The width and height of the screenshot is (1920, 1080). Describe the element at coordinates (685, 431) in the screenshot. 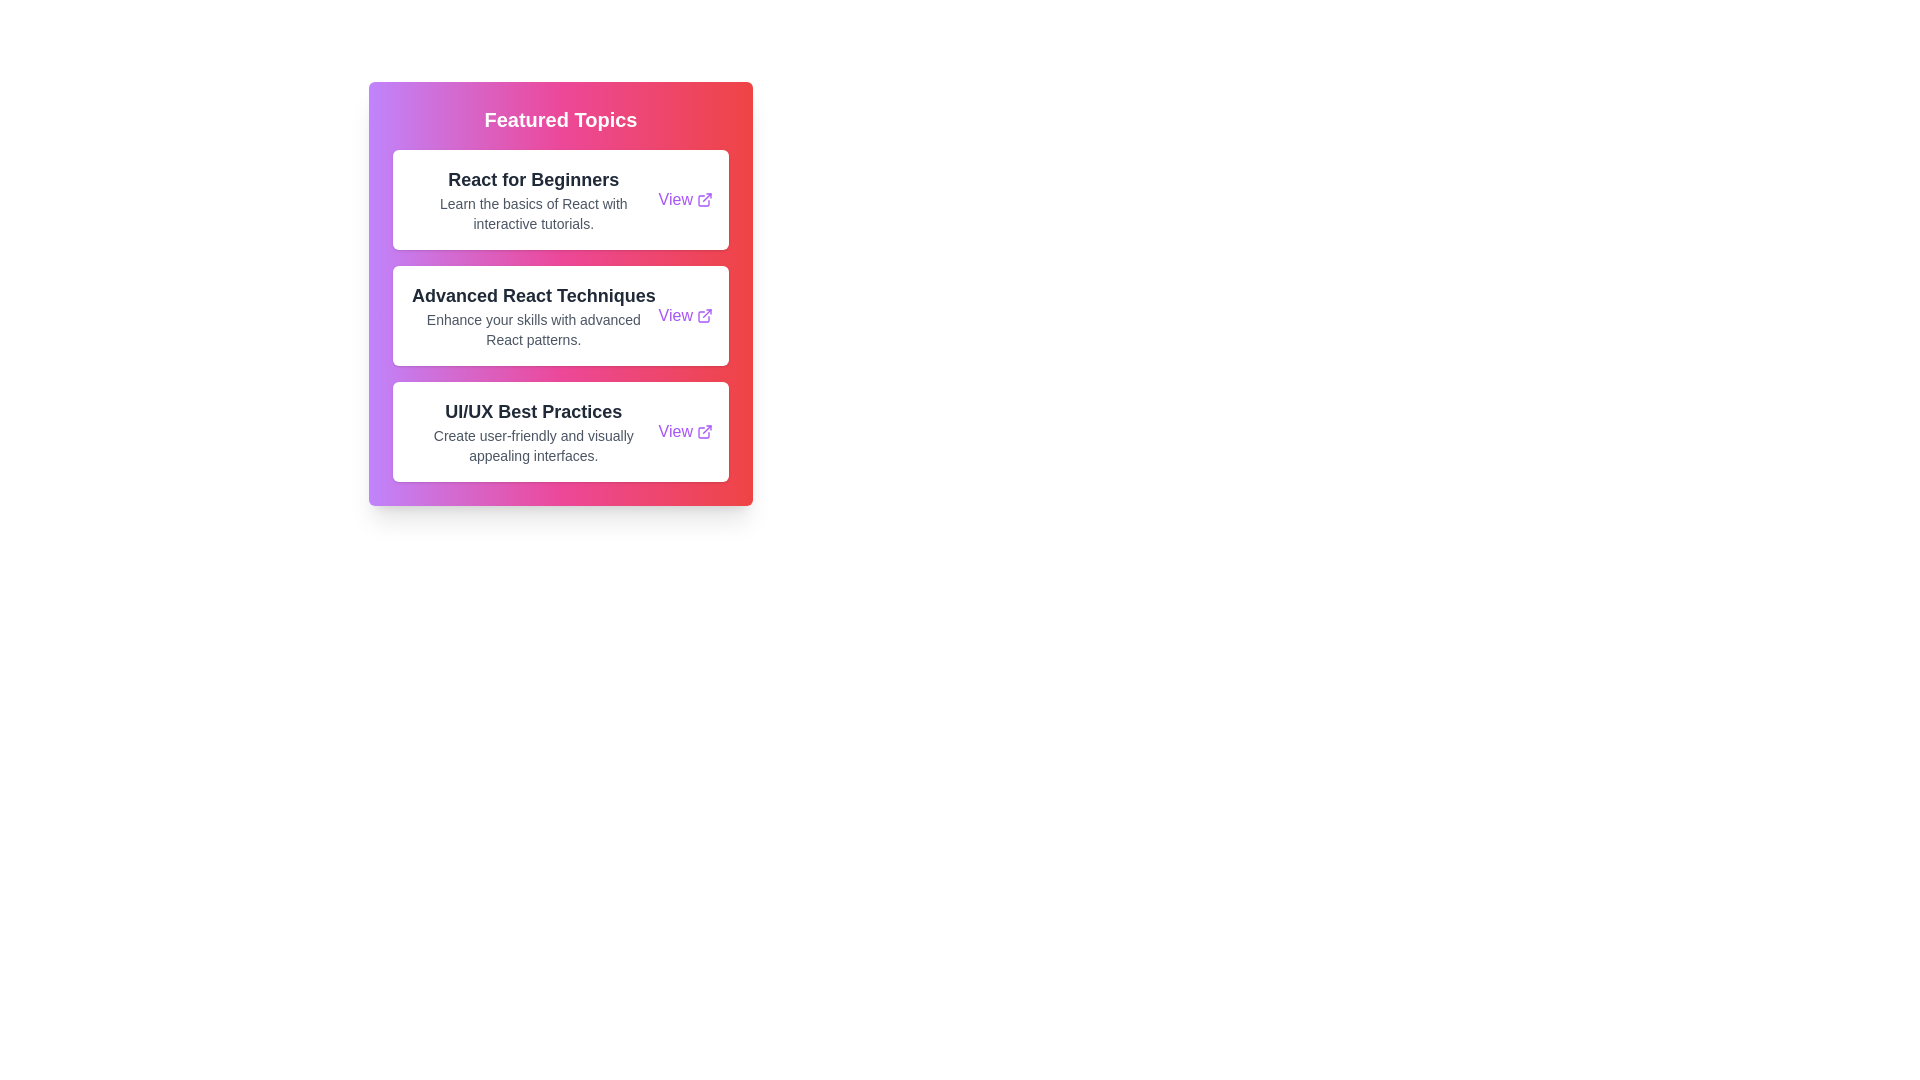

I see `the interactive 'View' link with an external link icon located in the bottom-right corner of the 'UI/UX Best Practices' card` at that location.